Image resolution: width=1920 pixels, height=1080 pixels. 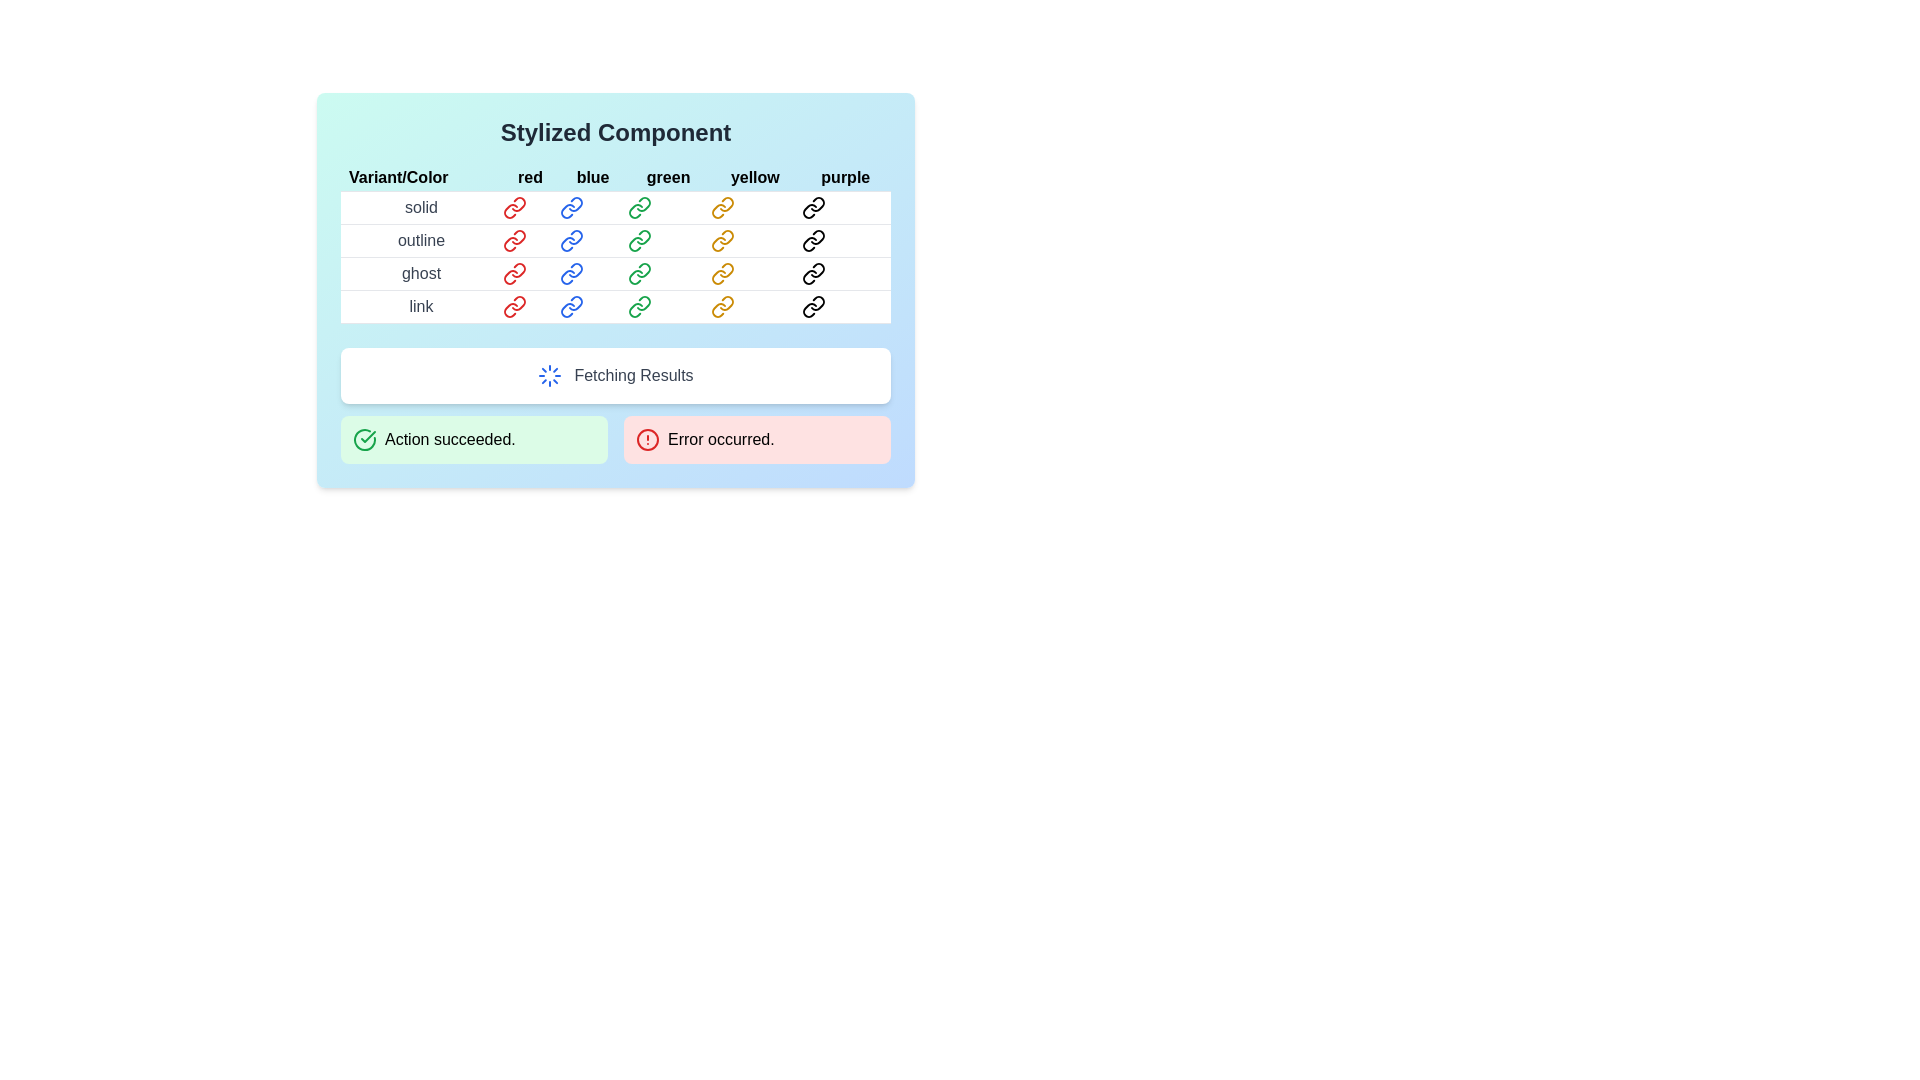 What do you see at coordinates (514, 208) in the screenshot?
I see `the red-colored link icon with the text 'solid red'` at bounding box center [514, 208].